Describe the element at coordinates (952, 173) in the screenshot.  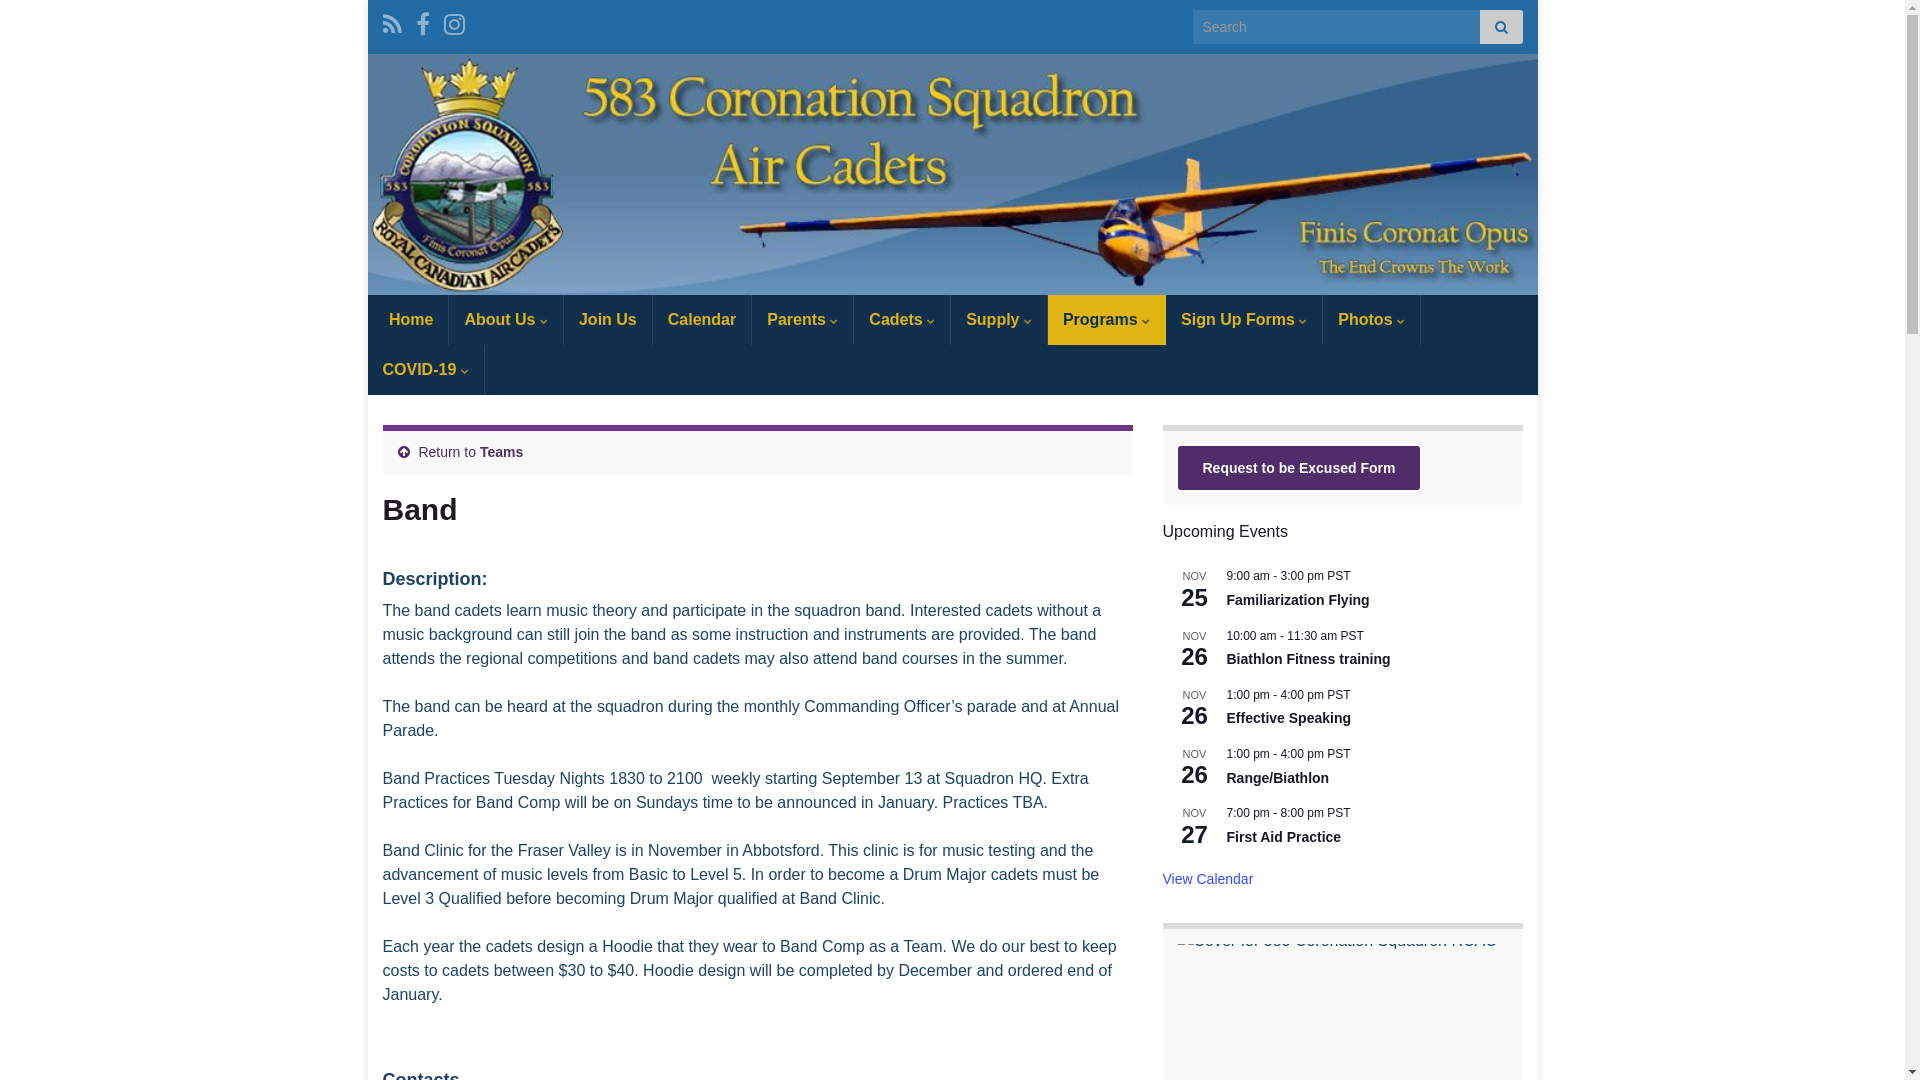
I see `' '` at that location.